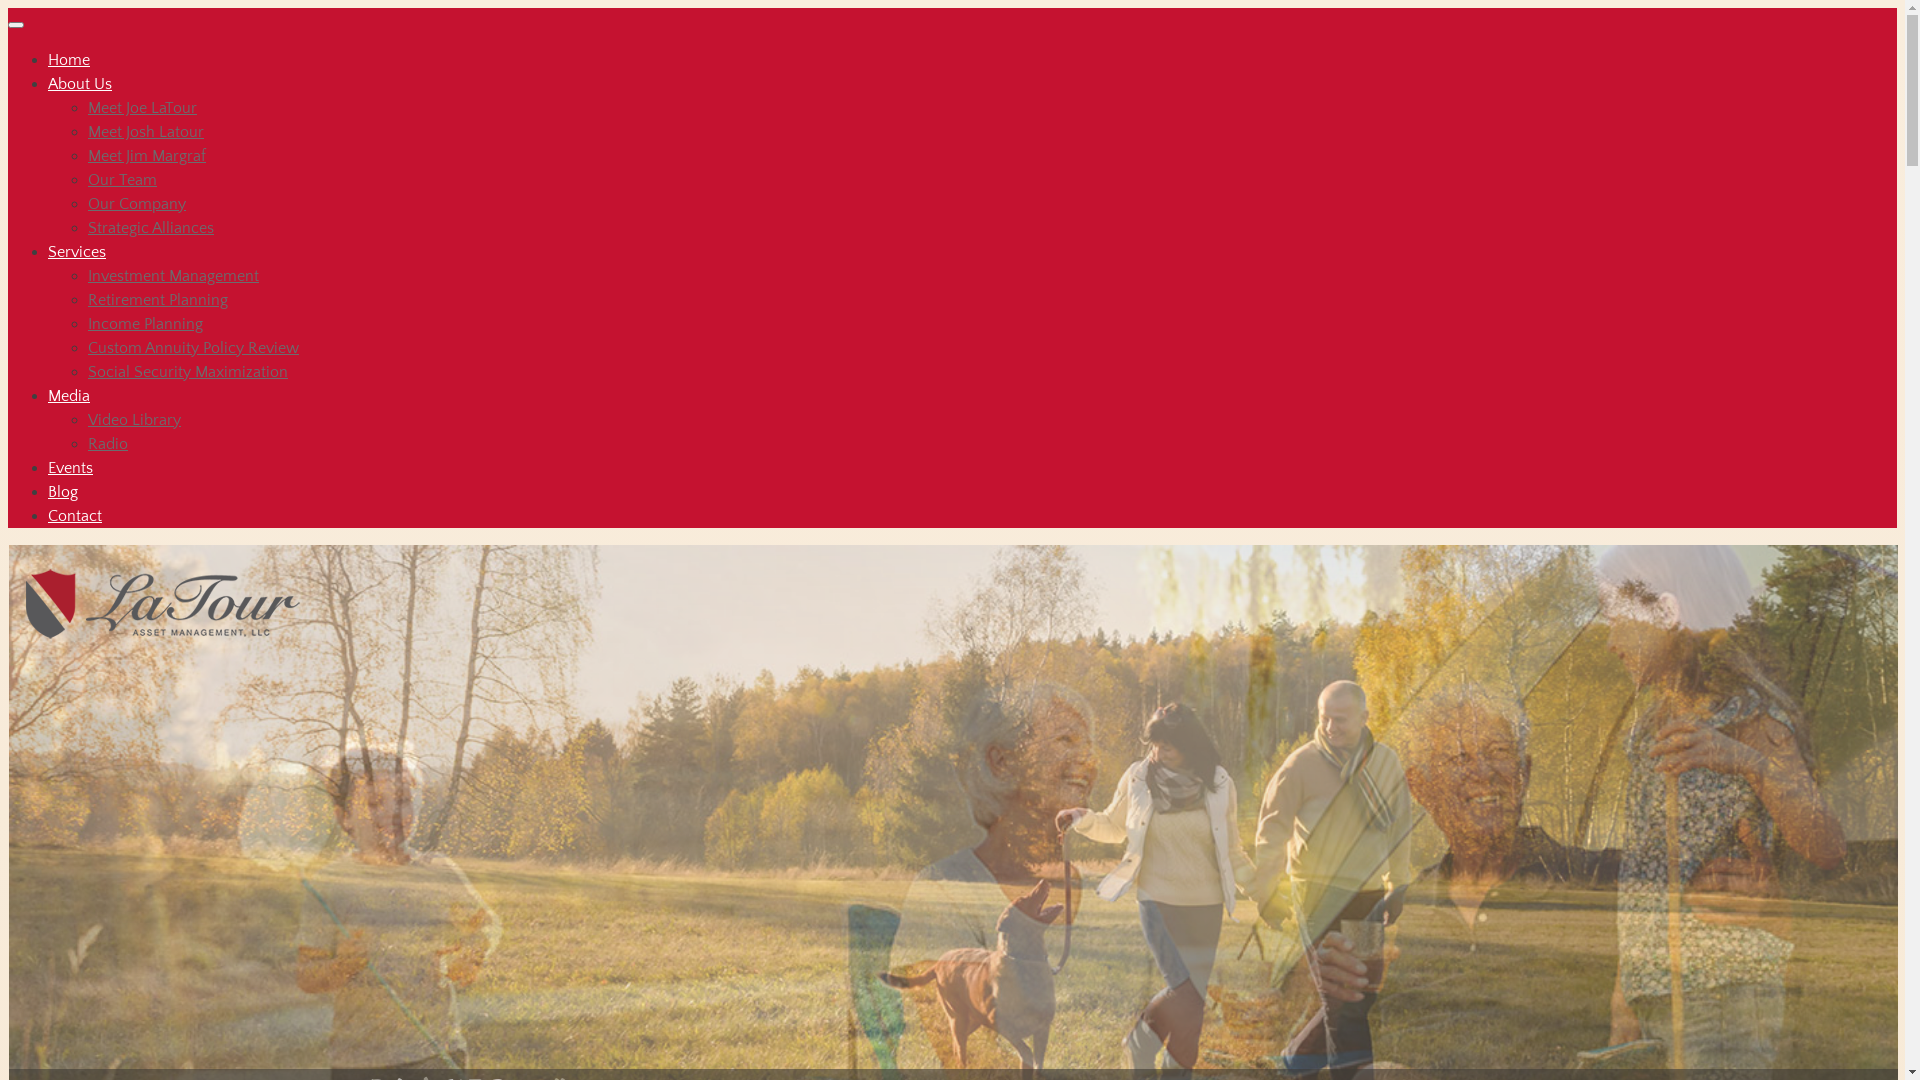 This screenshot has width=1920, height=1080. What do you see at coordinates (193, 346) in the screenshot?
I see `'Custom Annuity Policy Review'` at bounding box center [193, 346].